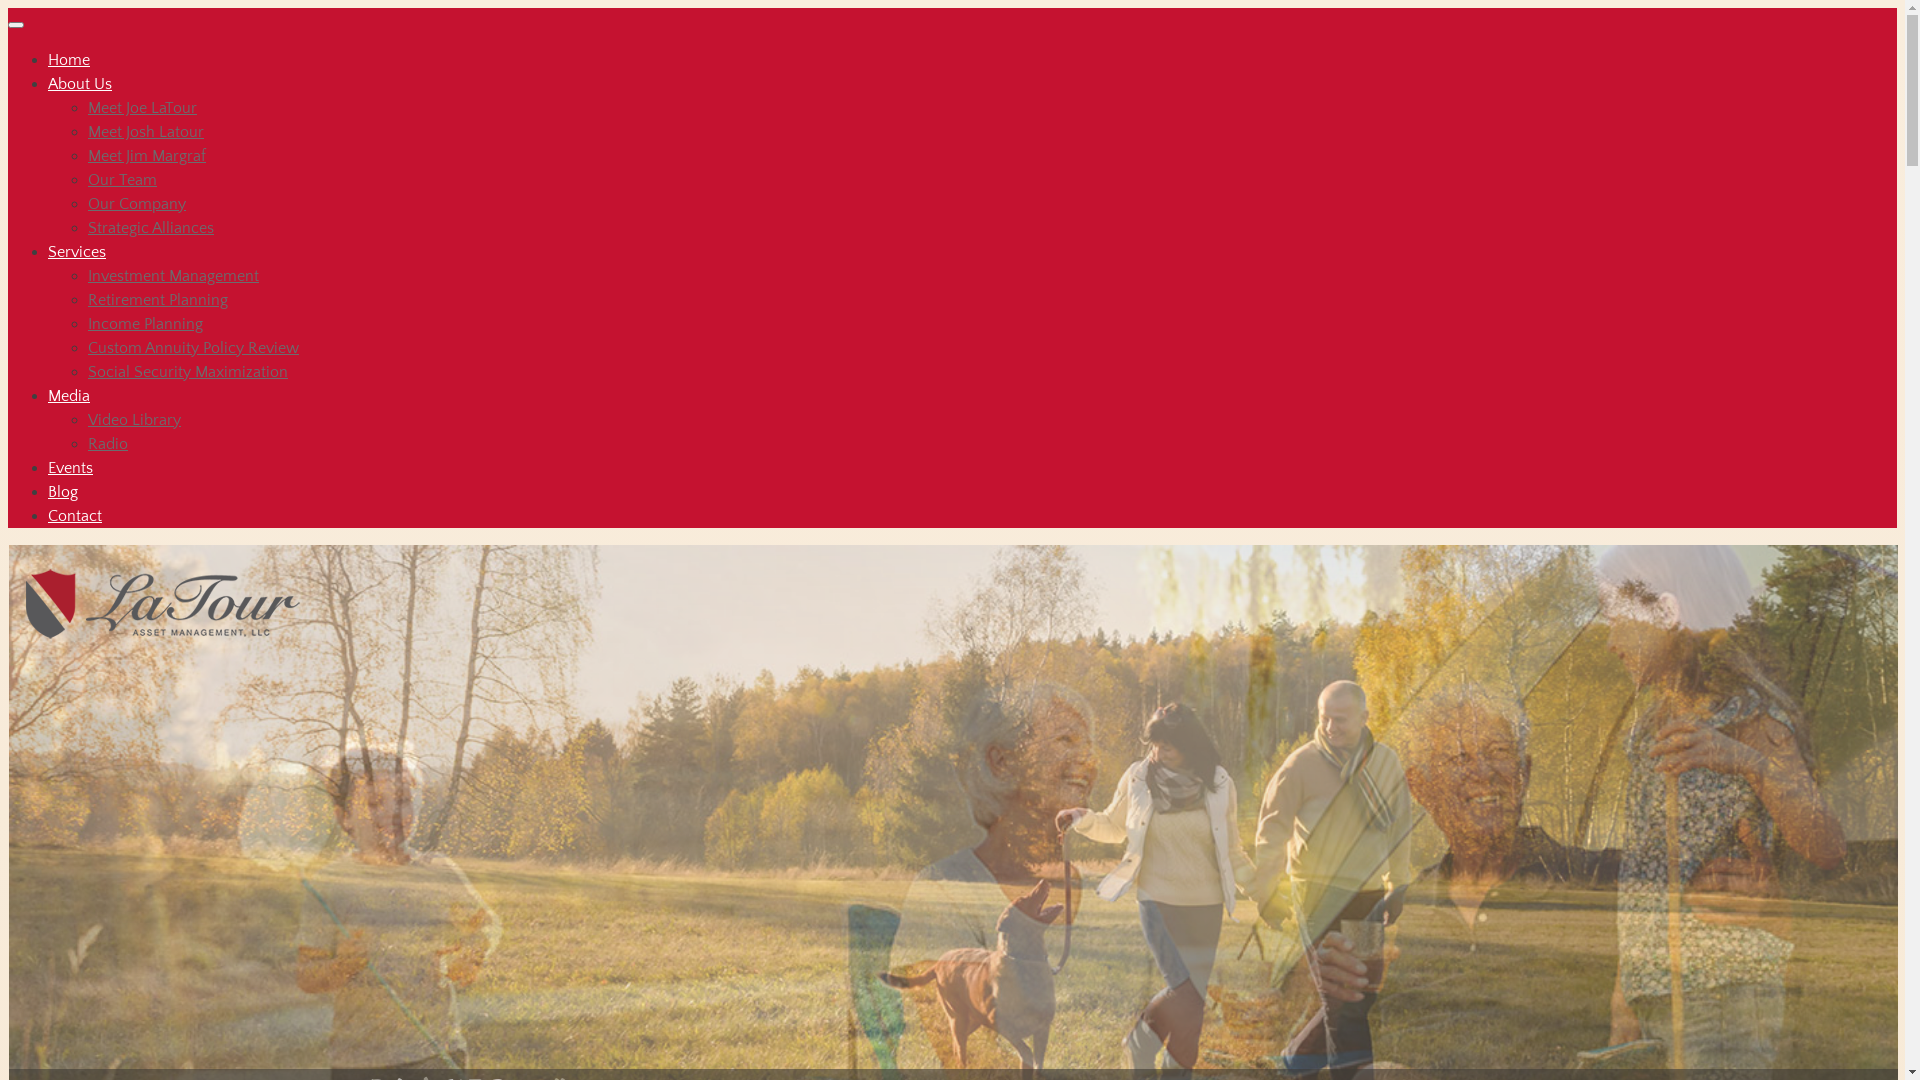 This screenshot has width=1920, height=1080. What do you see at coordinates (193, 346) in the screenshot?
I see `'Custom Annuity Policy Review'` at bounding box center [193, 346].